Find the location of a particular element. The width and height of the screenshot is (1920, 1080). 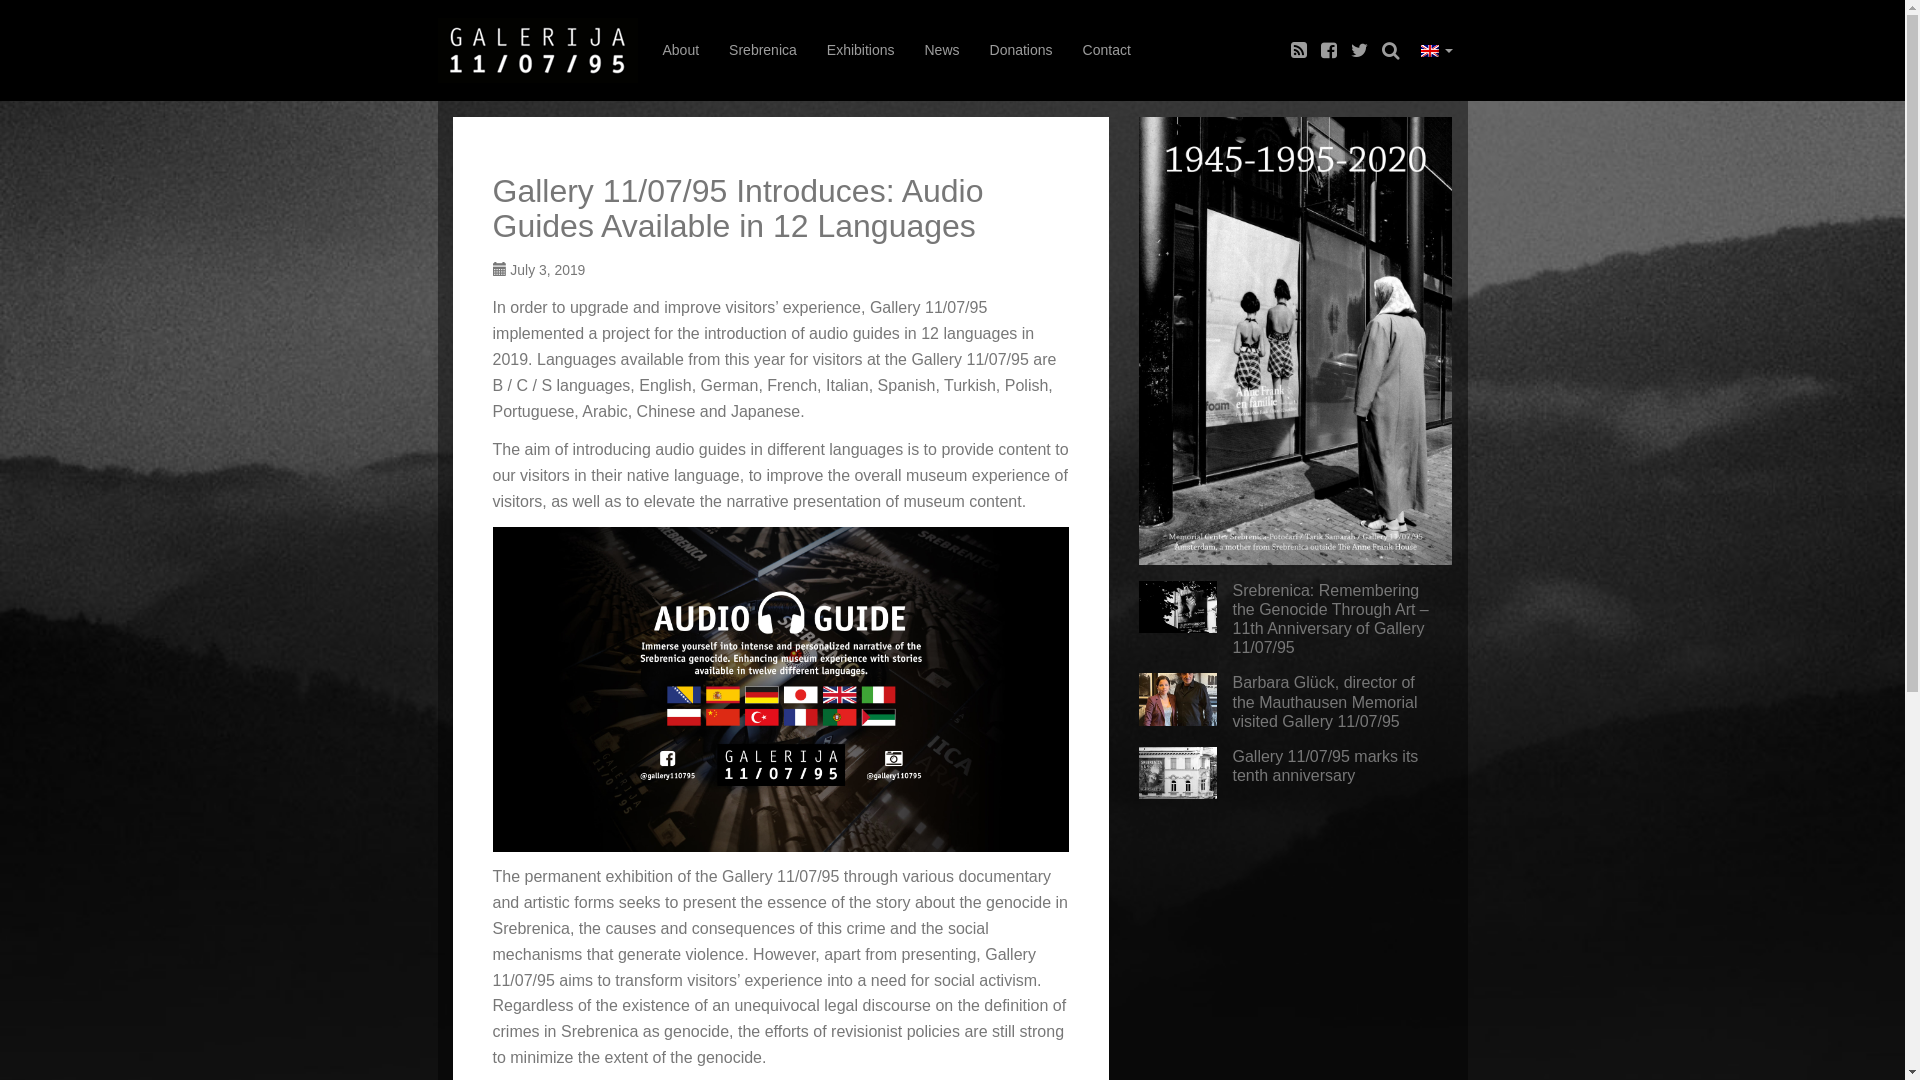

'twitter' is located at coordinates (1359, 49).